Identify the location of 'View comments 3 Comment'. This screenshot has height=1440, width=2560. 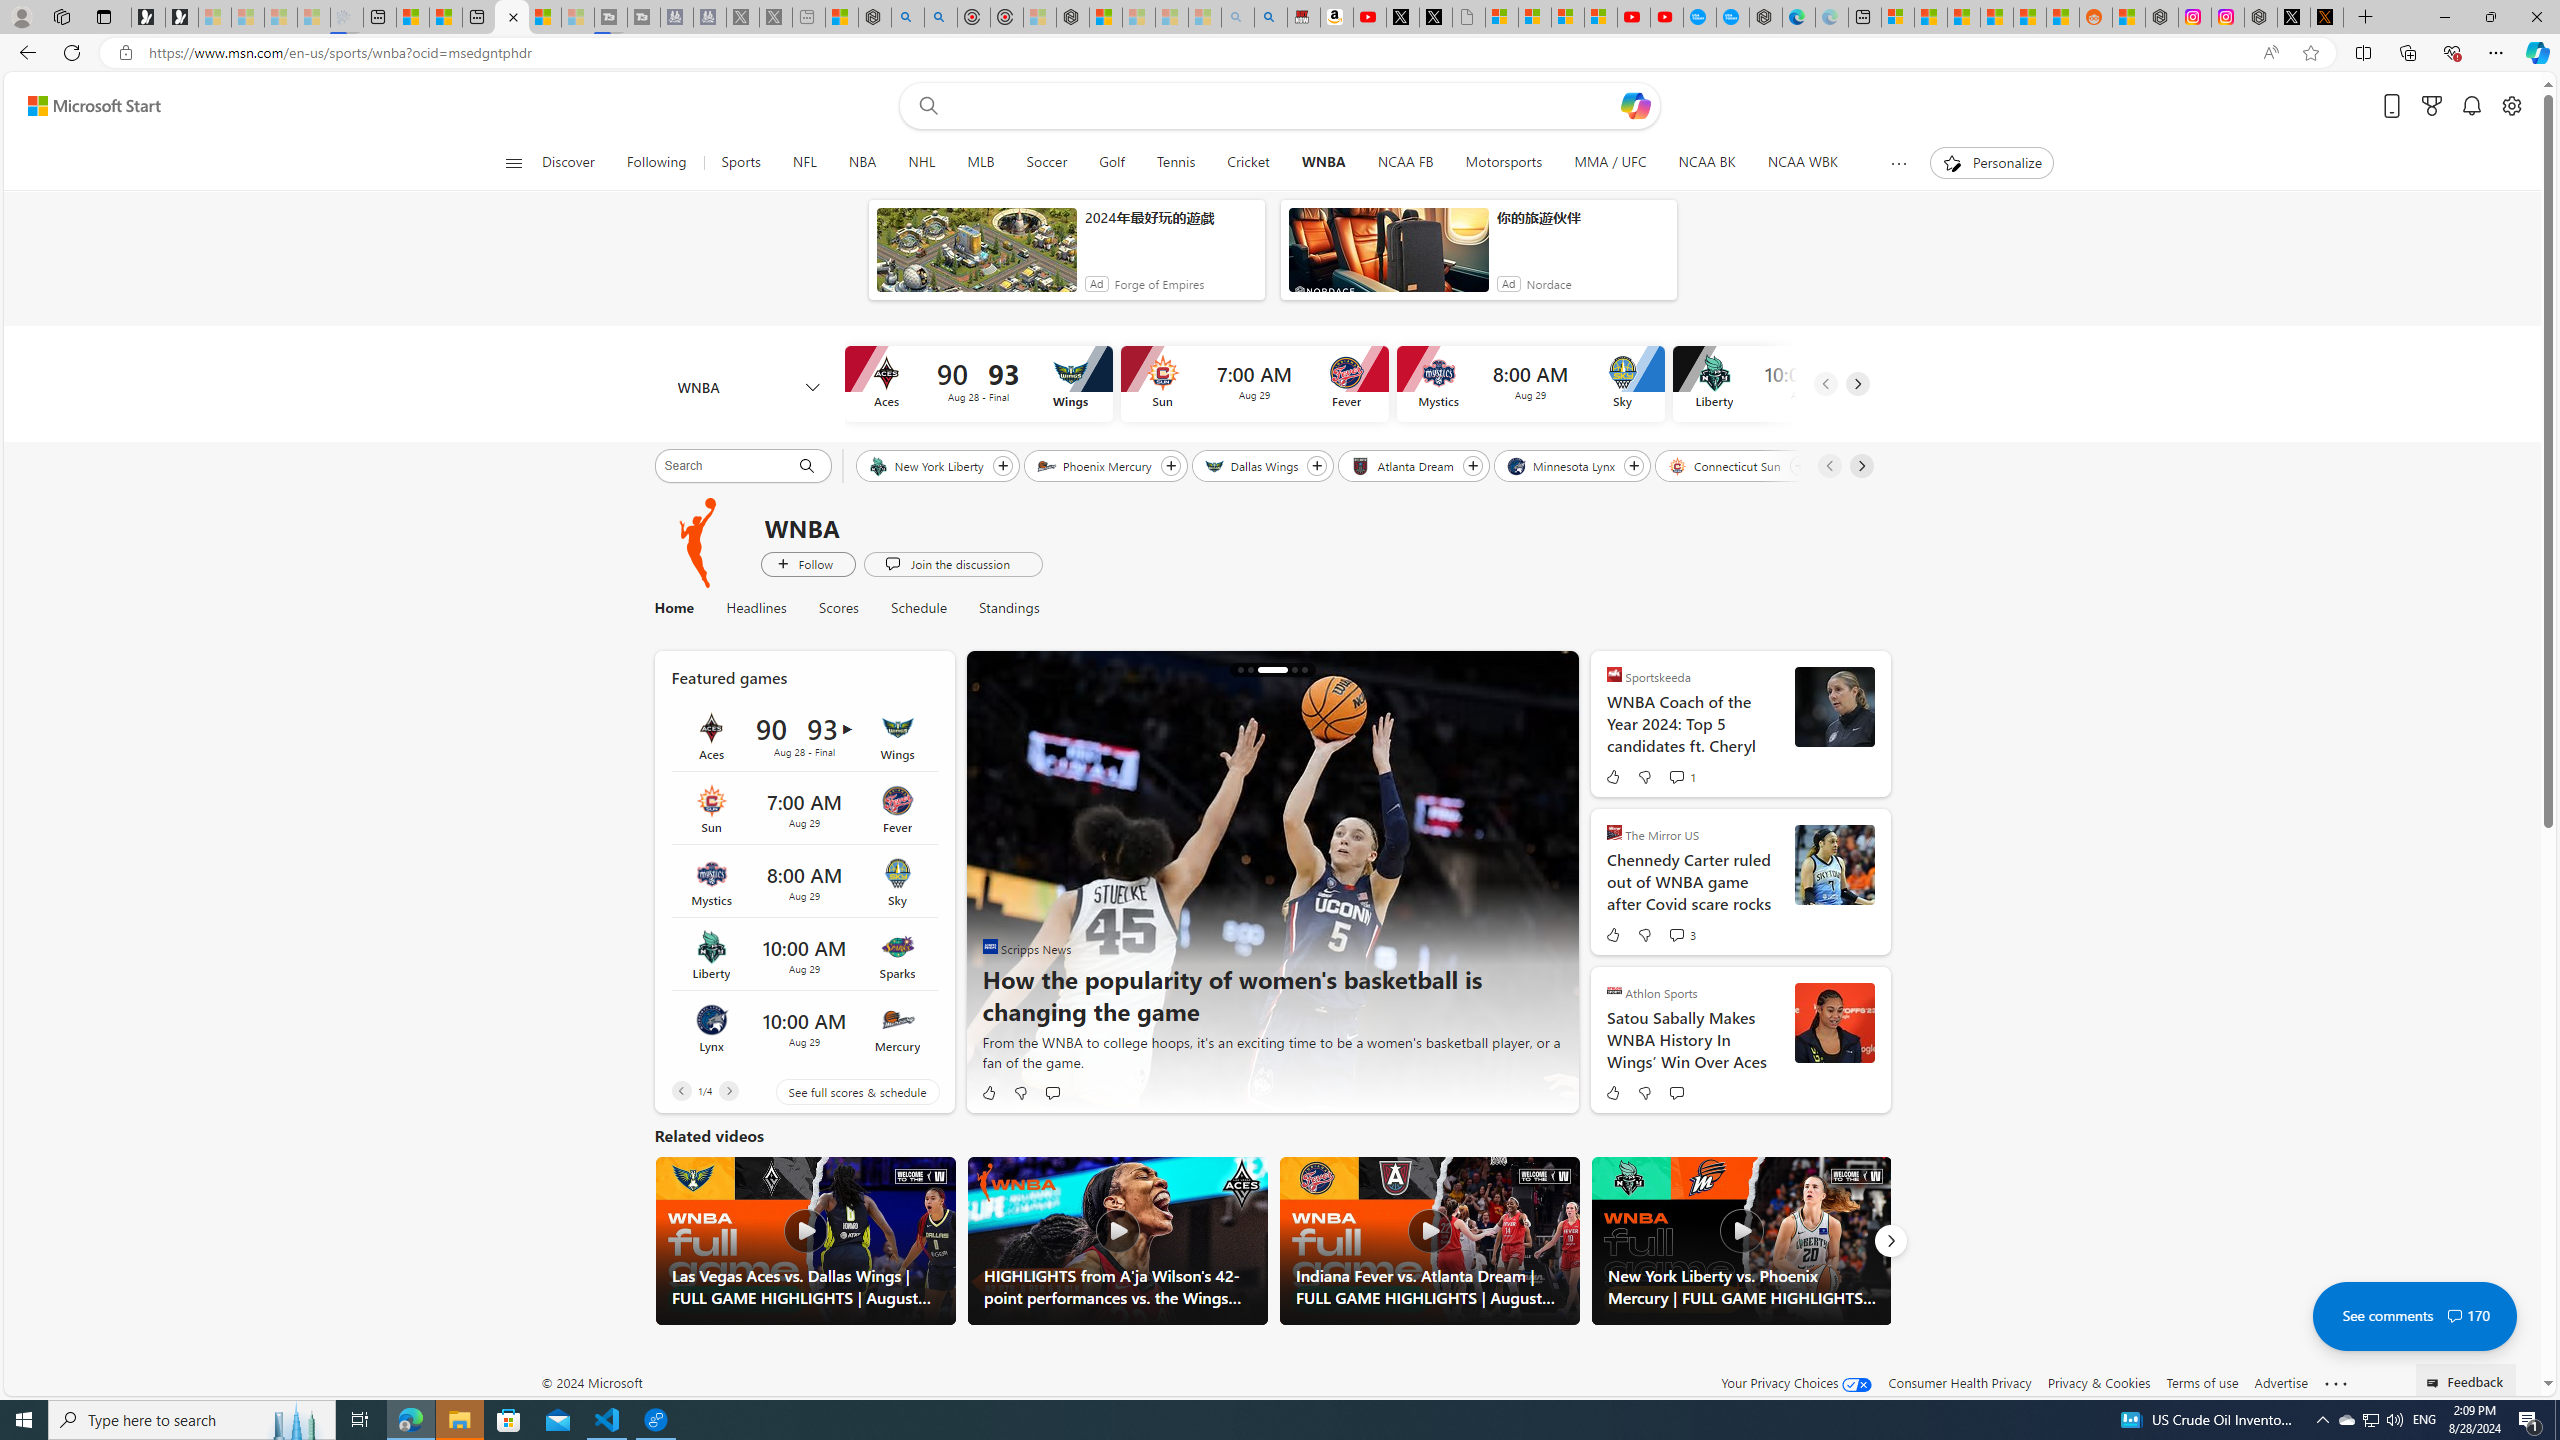
(1675, 934).